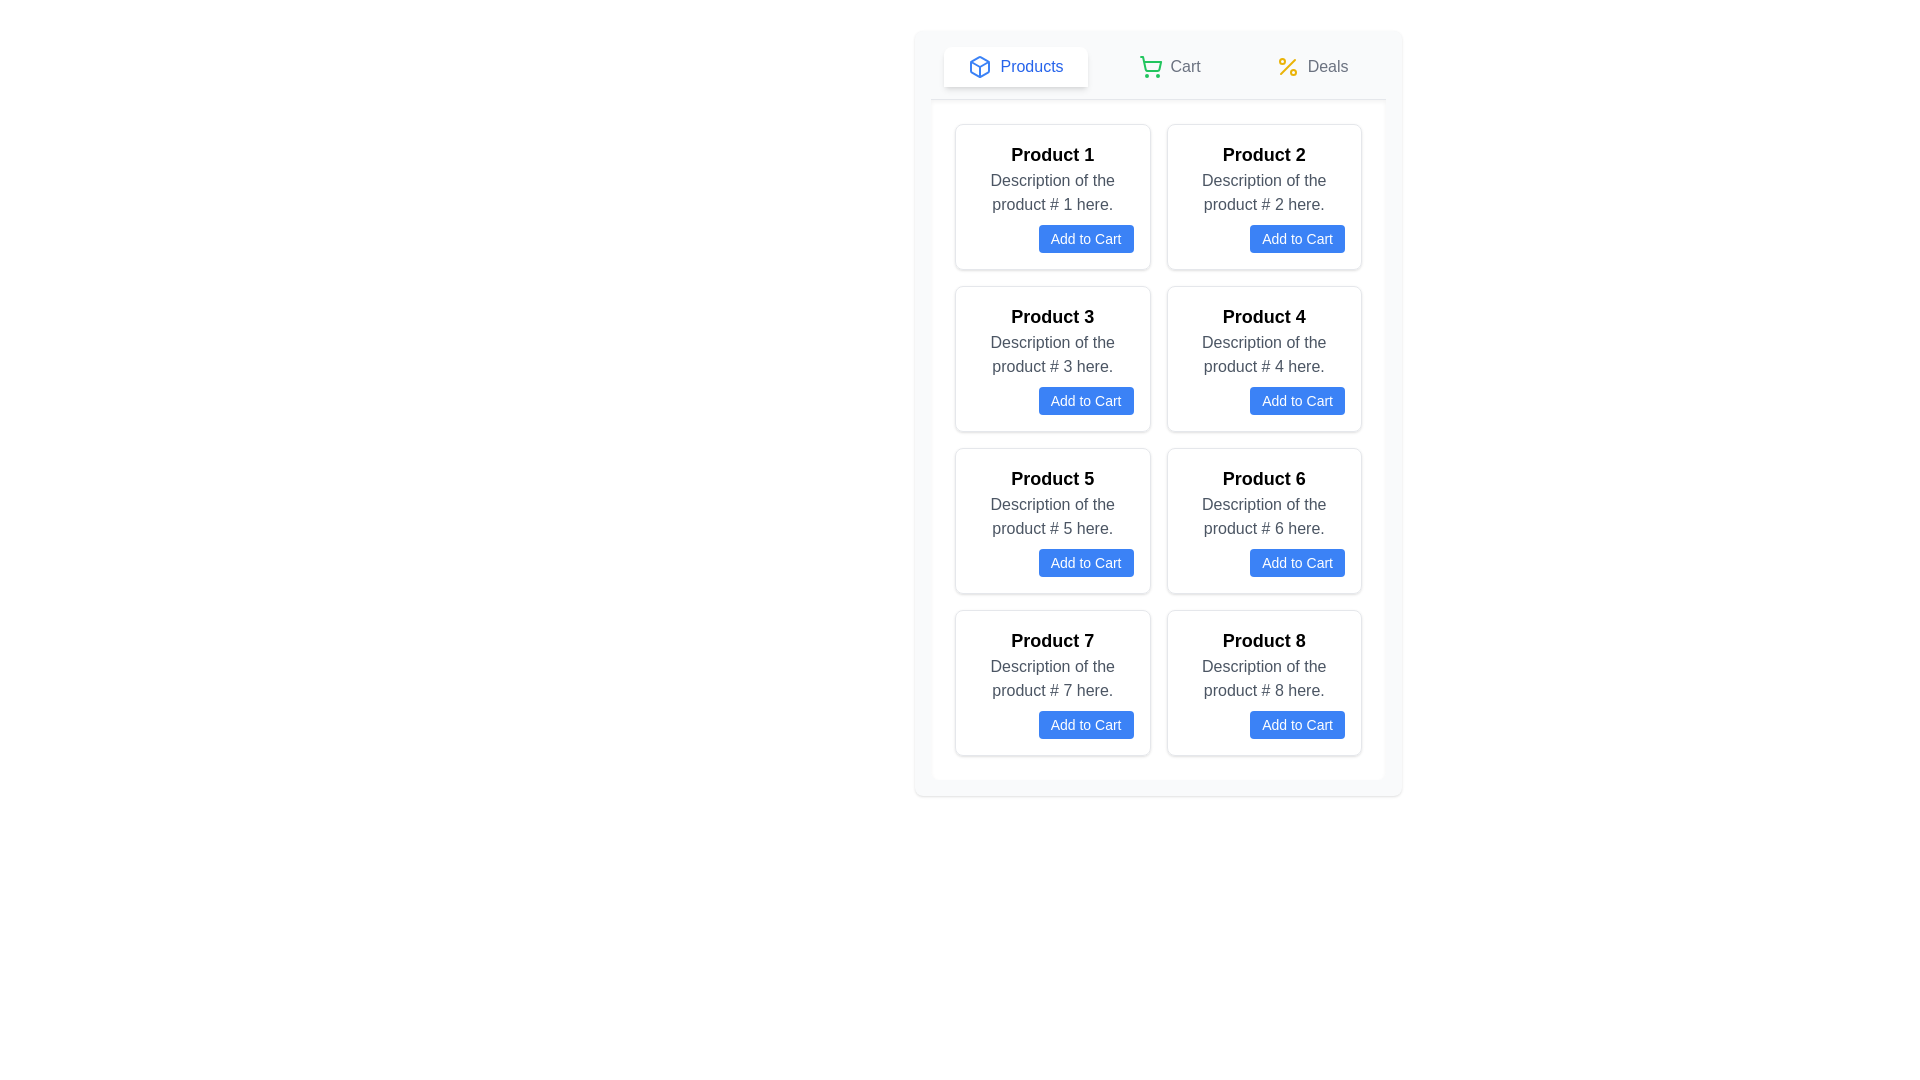  Describe the element at coordinates (1263, 401) in the screenshot. I see `the 'Add to Cart' button for 'Product 4' located at the bottom-right corner of its card` at that location.